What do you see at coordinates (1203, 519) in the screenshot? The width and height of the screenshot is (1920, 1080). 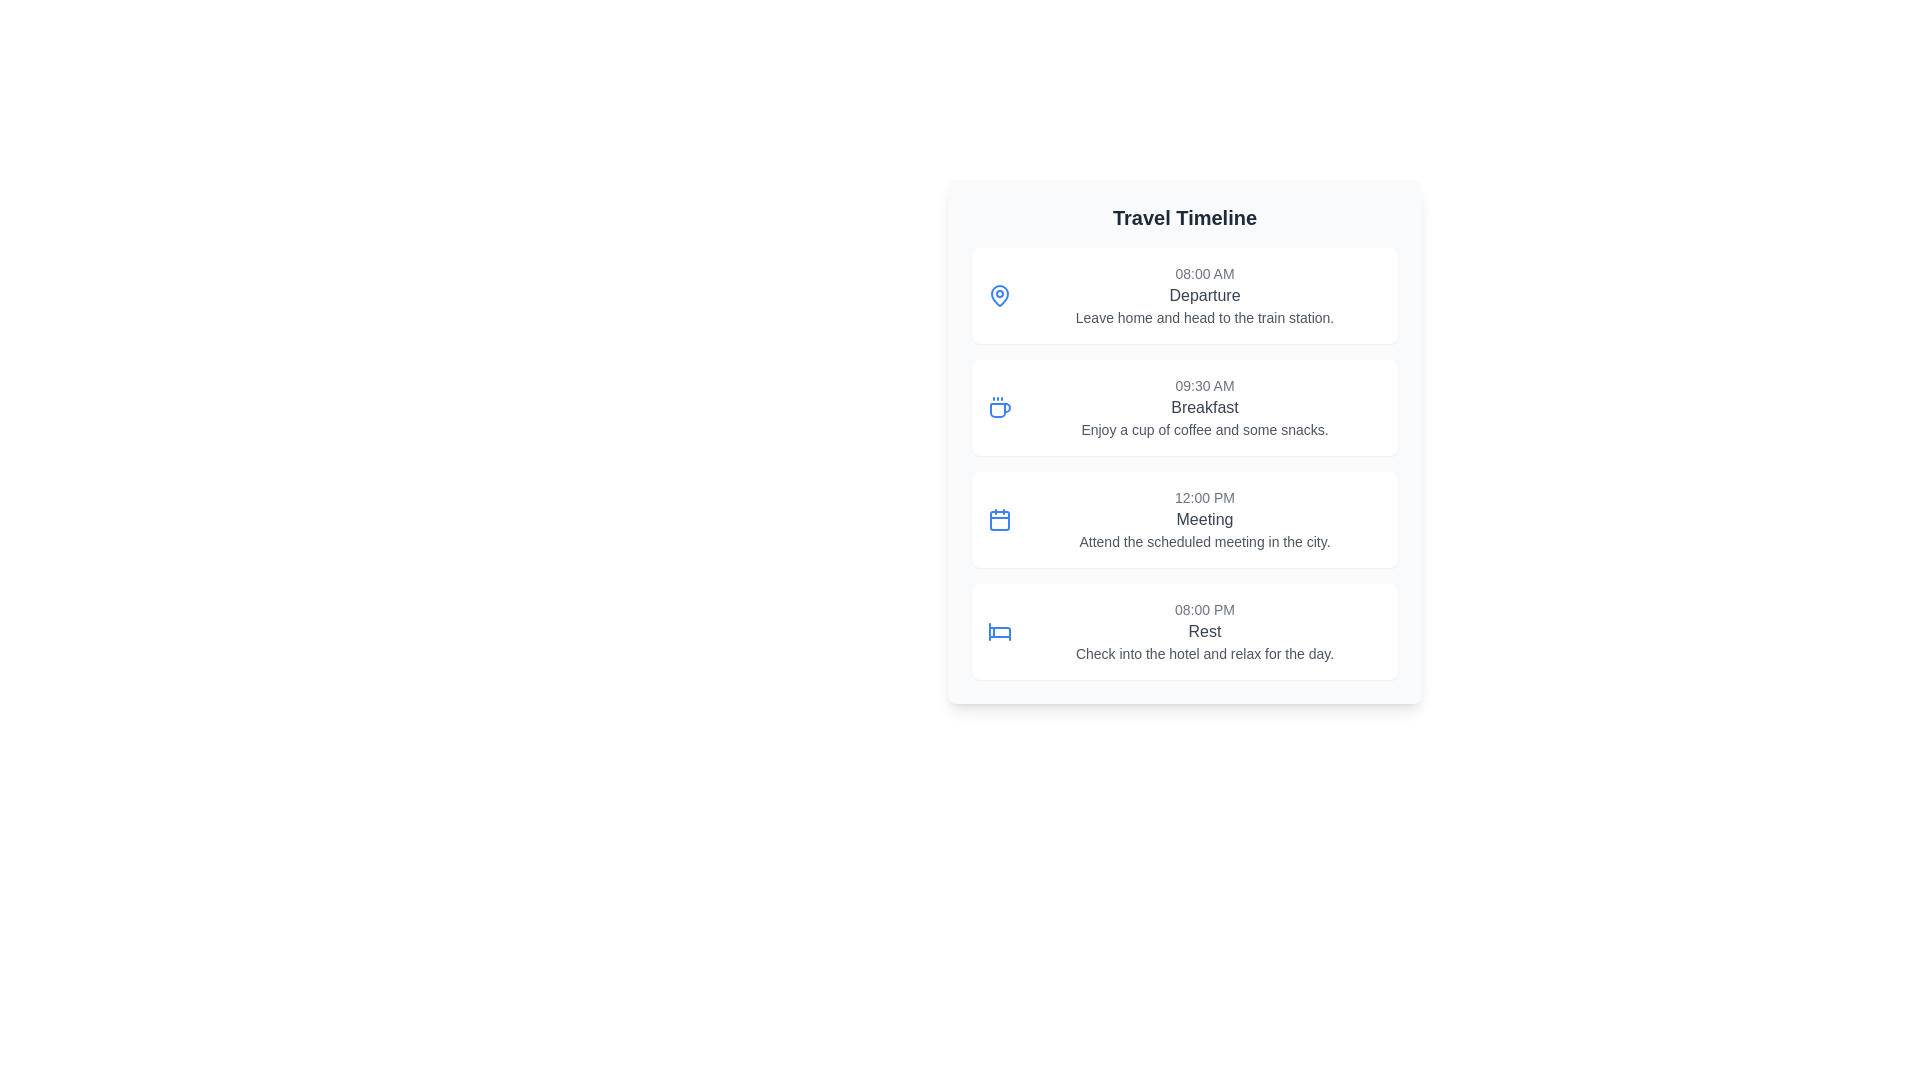 I see `description of the meeting scheduled at 12:00 PM, which provides details about the event titled 'Meeting' and the description 'Attend the scheduled meeting in the city.' This element is the third item in the 'Travel Timeline' section, located between 'Breakfast' and 'Rest'` at bounding box center [1203, 519].